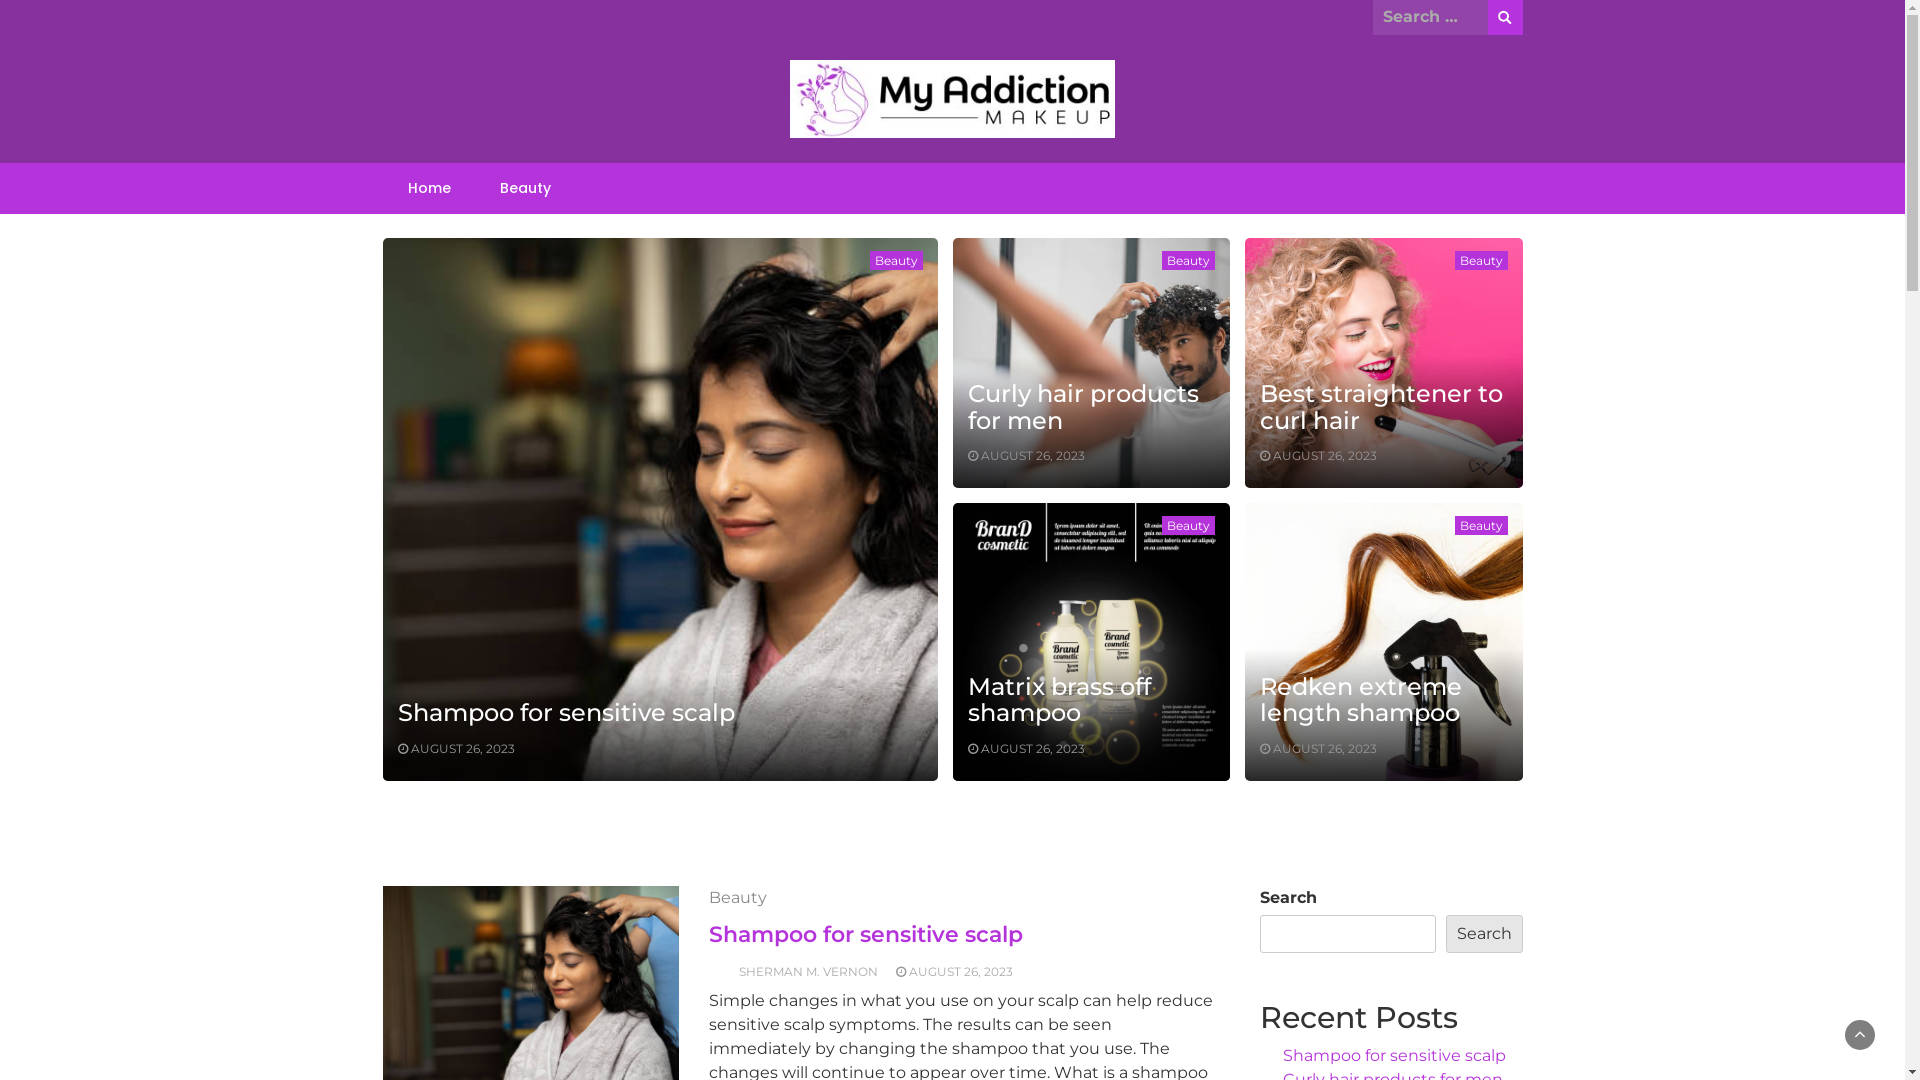 The width and height of the screenshot is (1920, 1080). I want to click on 'Beauty', so click(737, 896).